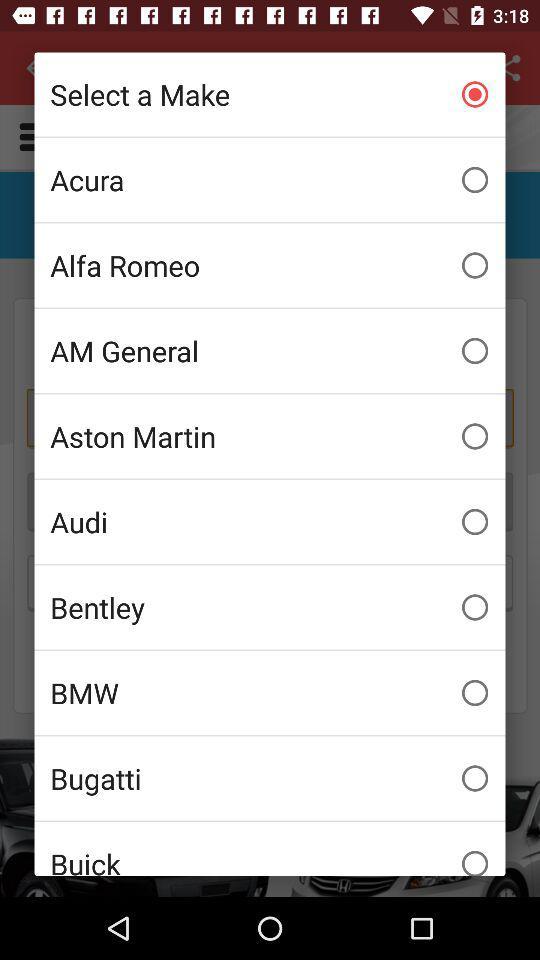 This screenshot has width=540, height=960. Describe the element at coordinates (270, 693) in the screenshot. I see `the icon below the bentley item` at that location.